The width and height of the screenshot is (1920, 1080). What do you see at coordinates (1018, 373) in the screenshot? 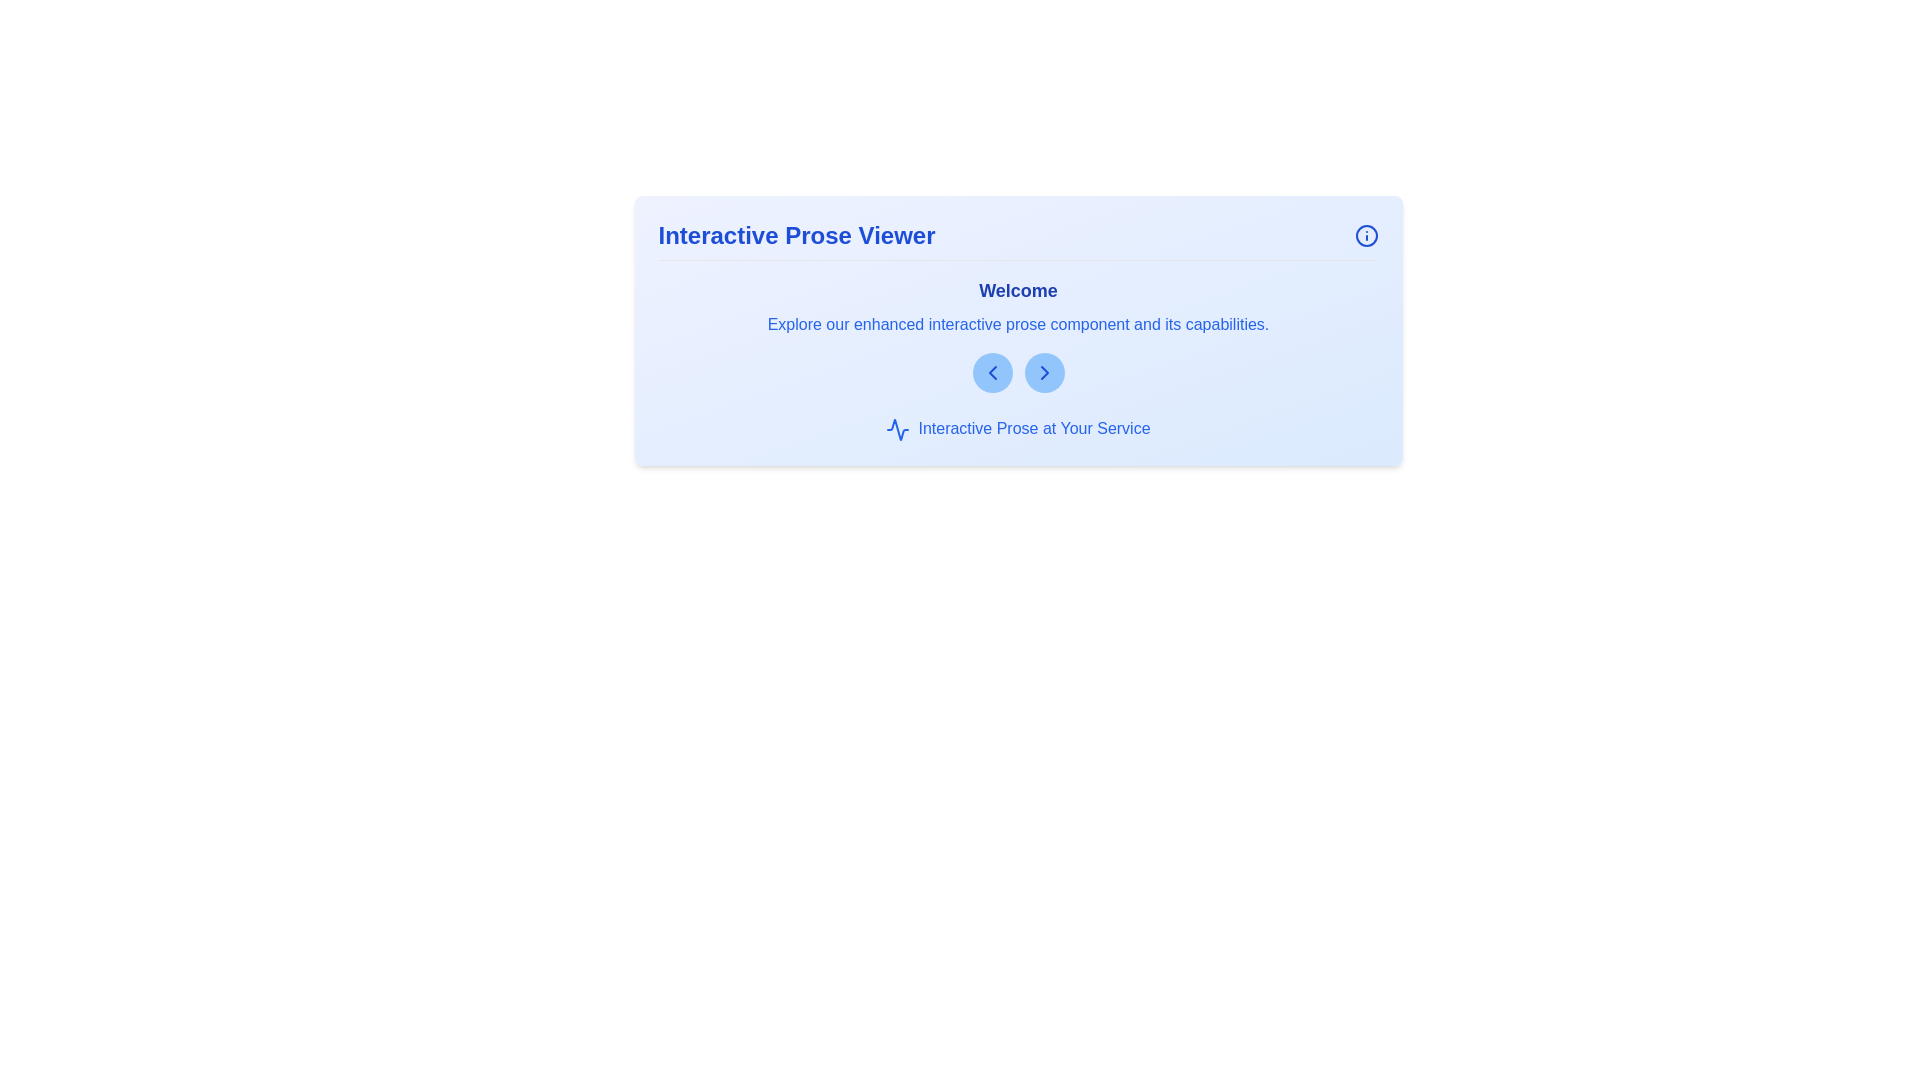
I see `the navigation controls (buttons with arrows) that are circular with blue shades and positioned below the text 'Explore our enhanced interactive prose component and its capabilities.'` at bounding box center [1018, 373].